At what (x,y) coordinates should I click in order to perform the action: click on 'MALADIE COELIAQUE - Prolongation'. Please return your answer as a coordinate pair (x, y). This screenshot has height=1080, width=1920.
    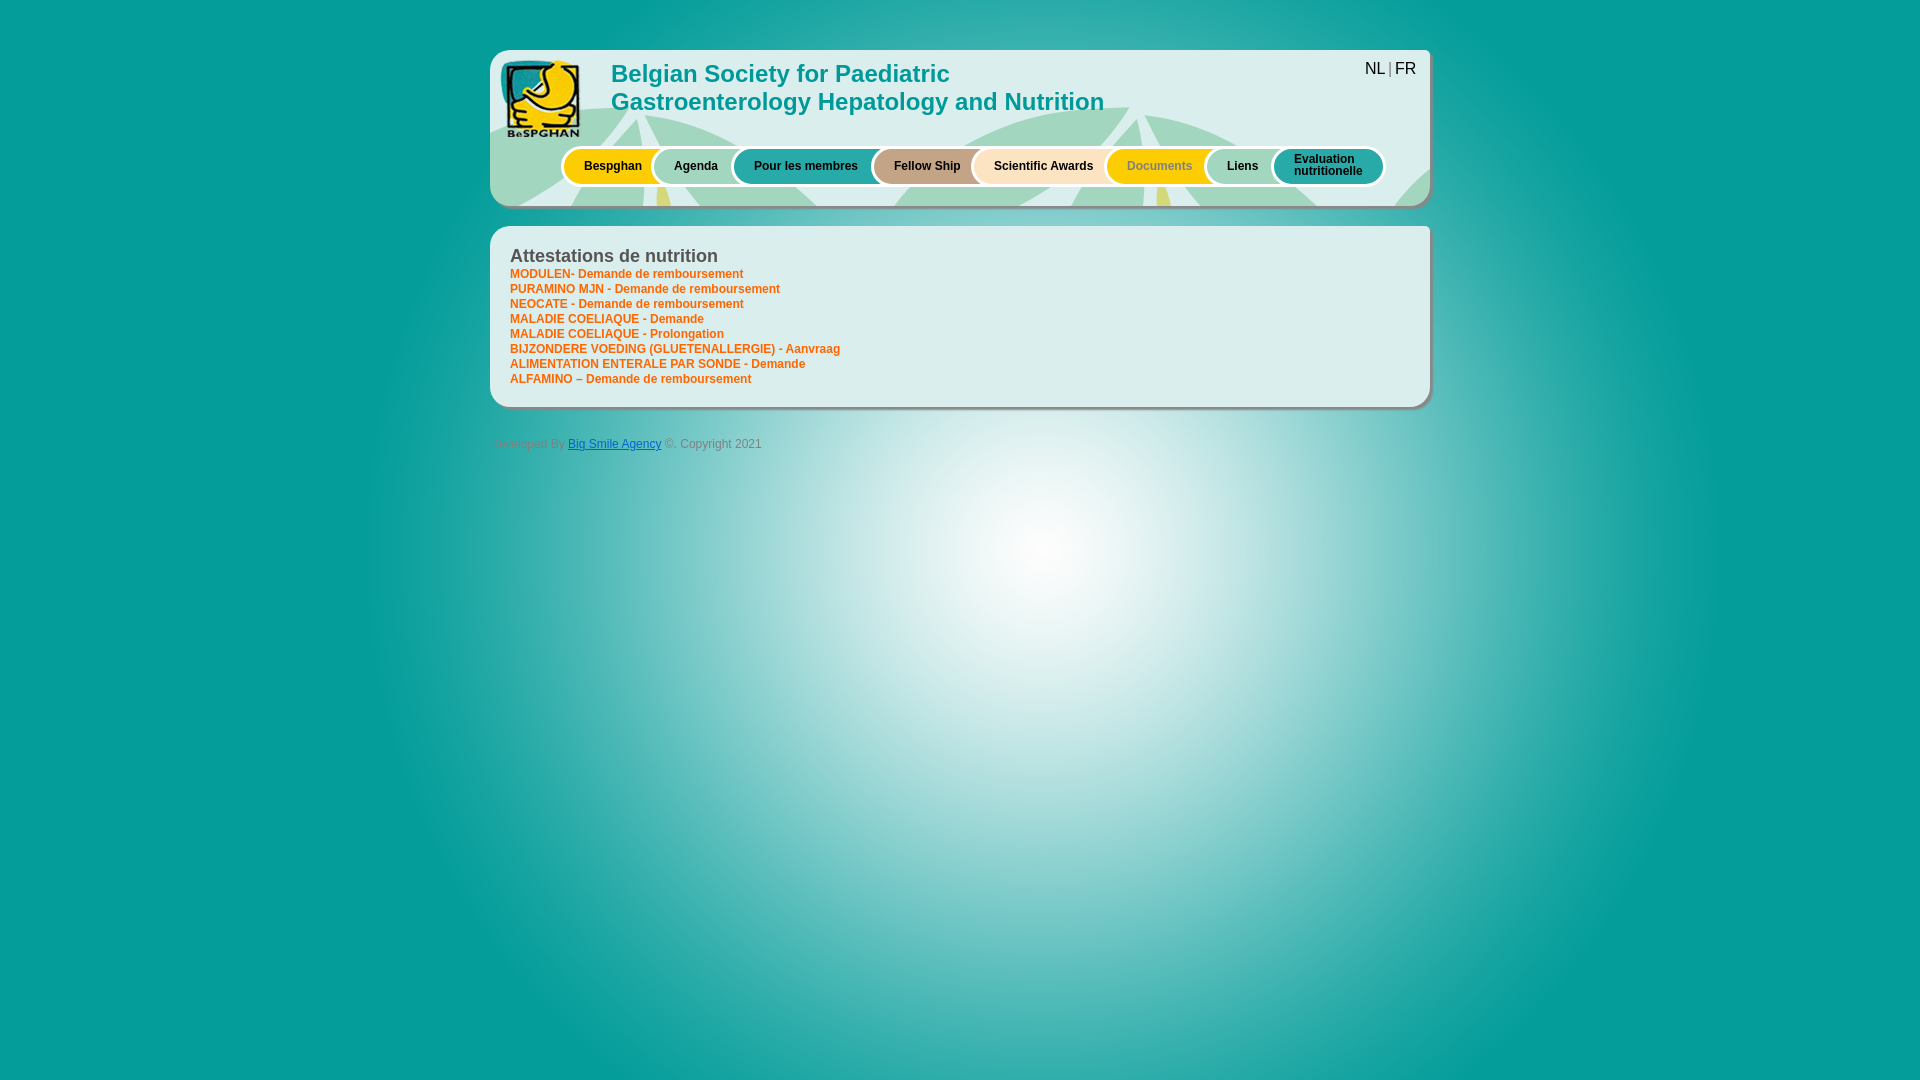
    Looking at the image, I should click on (509, 333).